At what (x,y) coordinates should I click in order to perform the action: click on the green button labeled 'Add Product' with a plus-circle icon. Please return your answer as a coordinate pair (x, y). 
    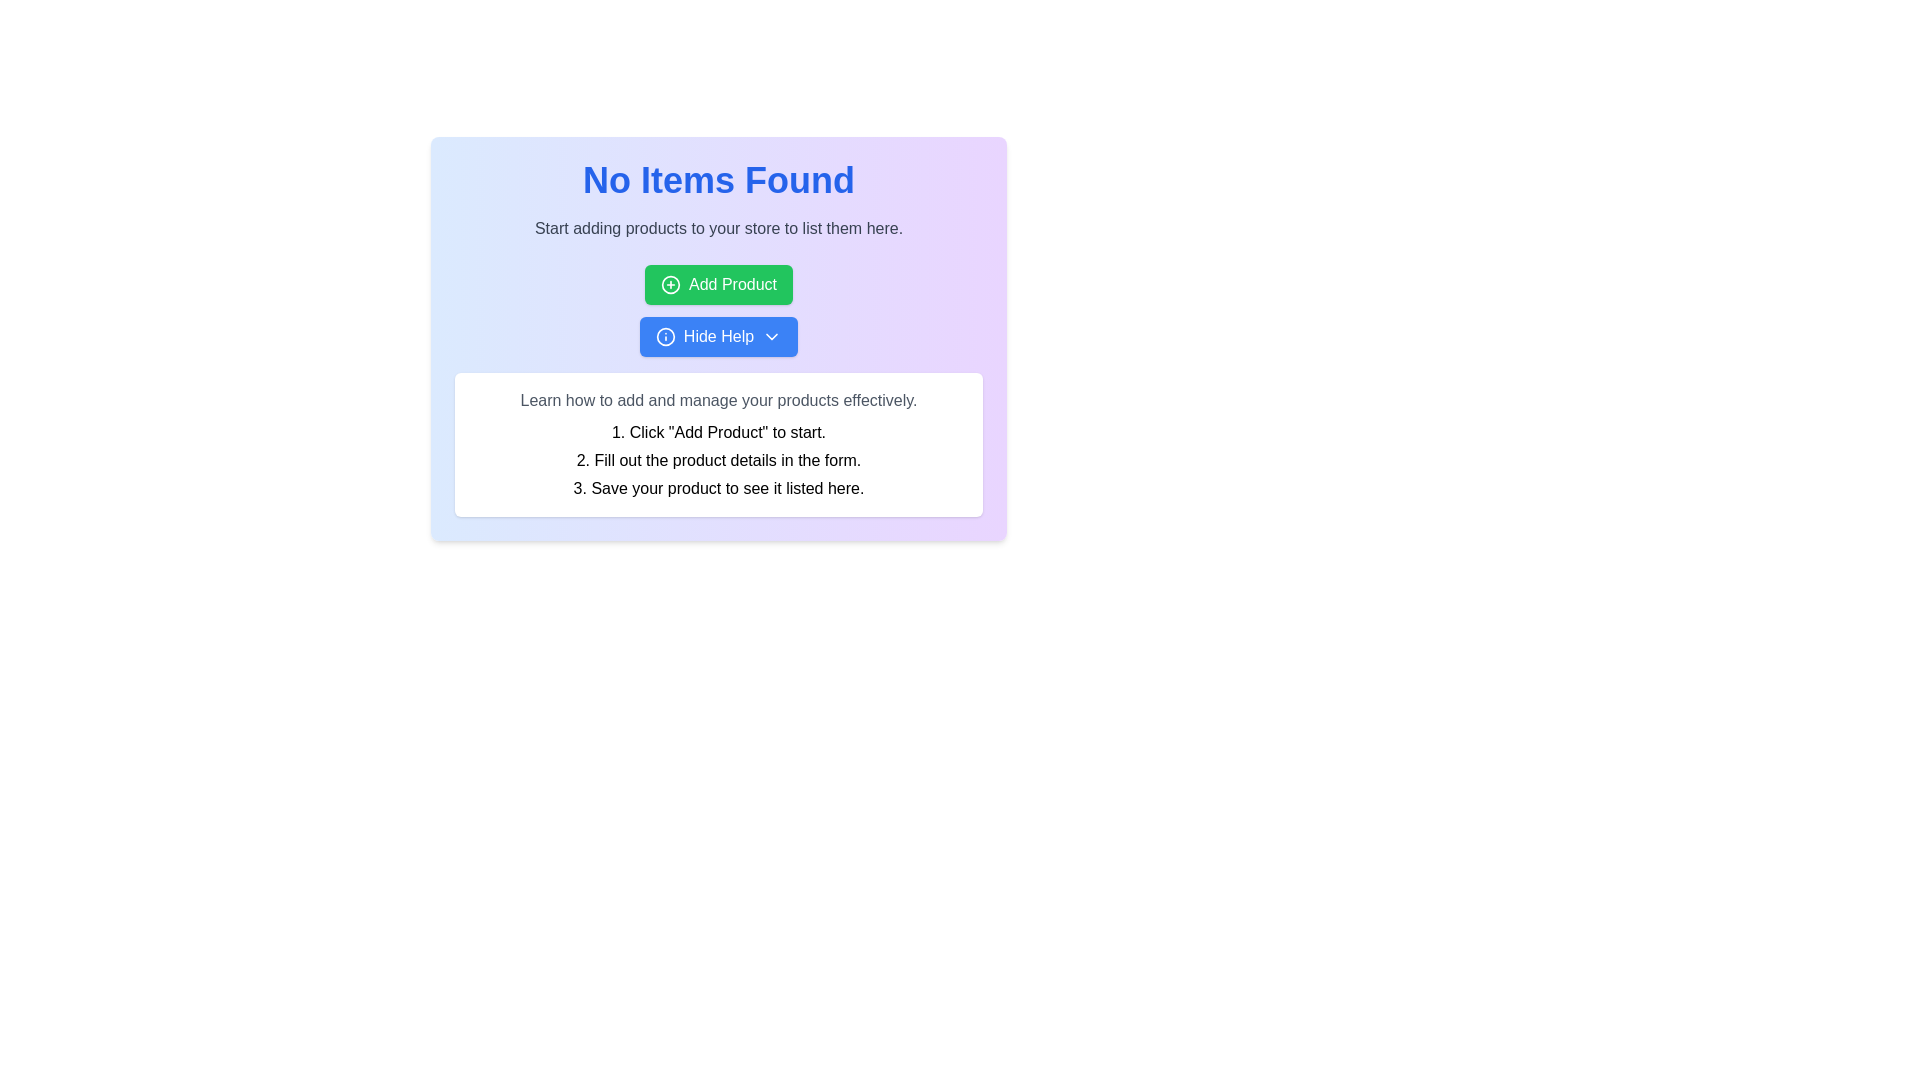
    Looking at the image, I should click on (719, 285).